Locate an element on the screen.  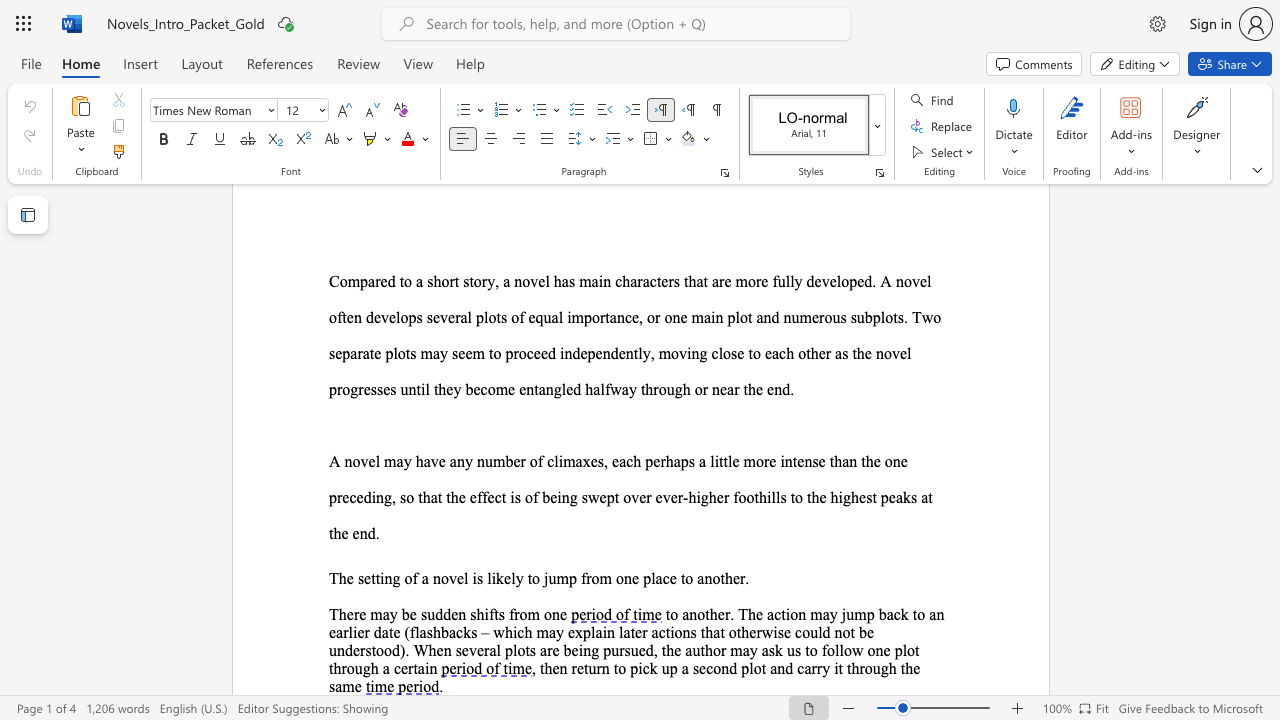
the subset text "d carry it thr" within the text ", then return to pick up a second plot and carry it through the same" is located at coordinates (784, 668).